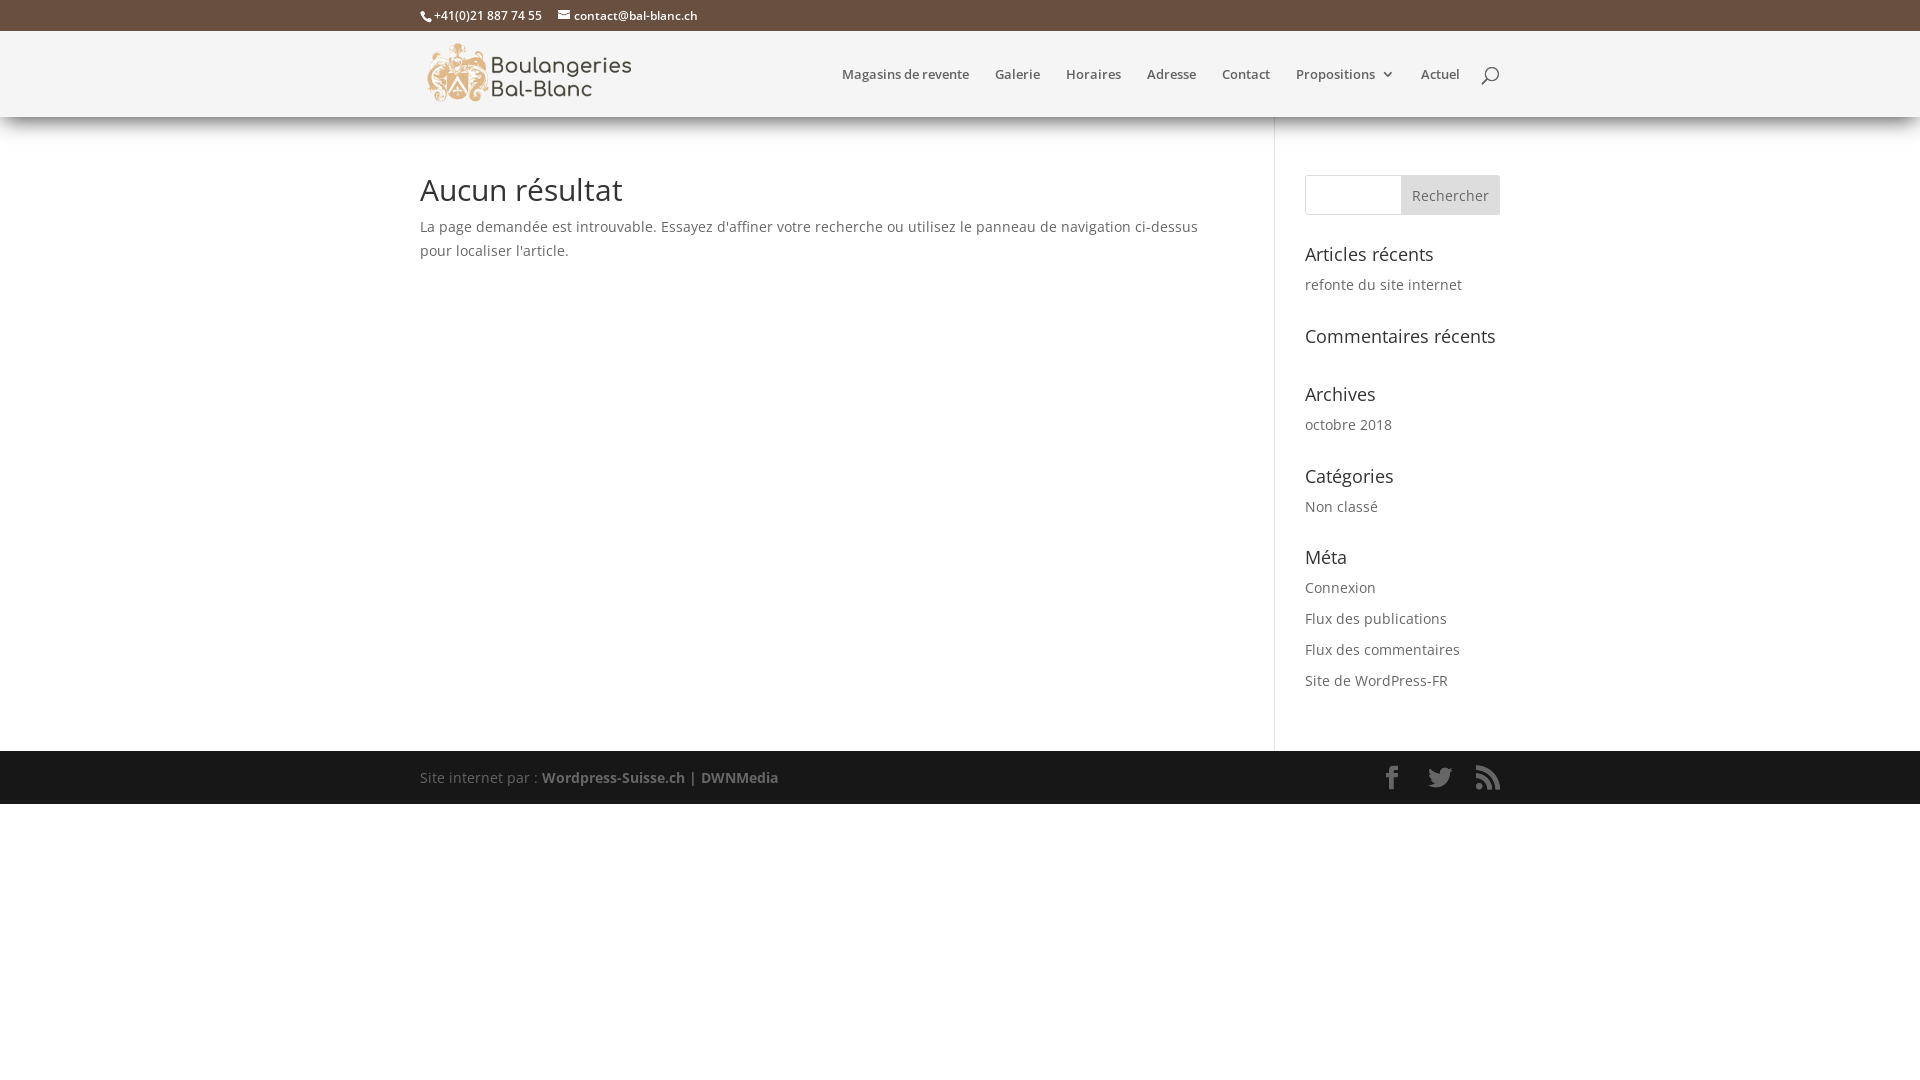 Image resolution: width=1920 pixels, height=1080 pixels. What do you see at coordinates (660, 776) in the screenshot?
I see `'Wordpress-Suisse.ch | DWNMedia'` at bounding box center [660, 776].